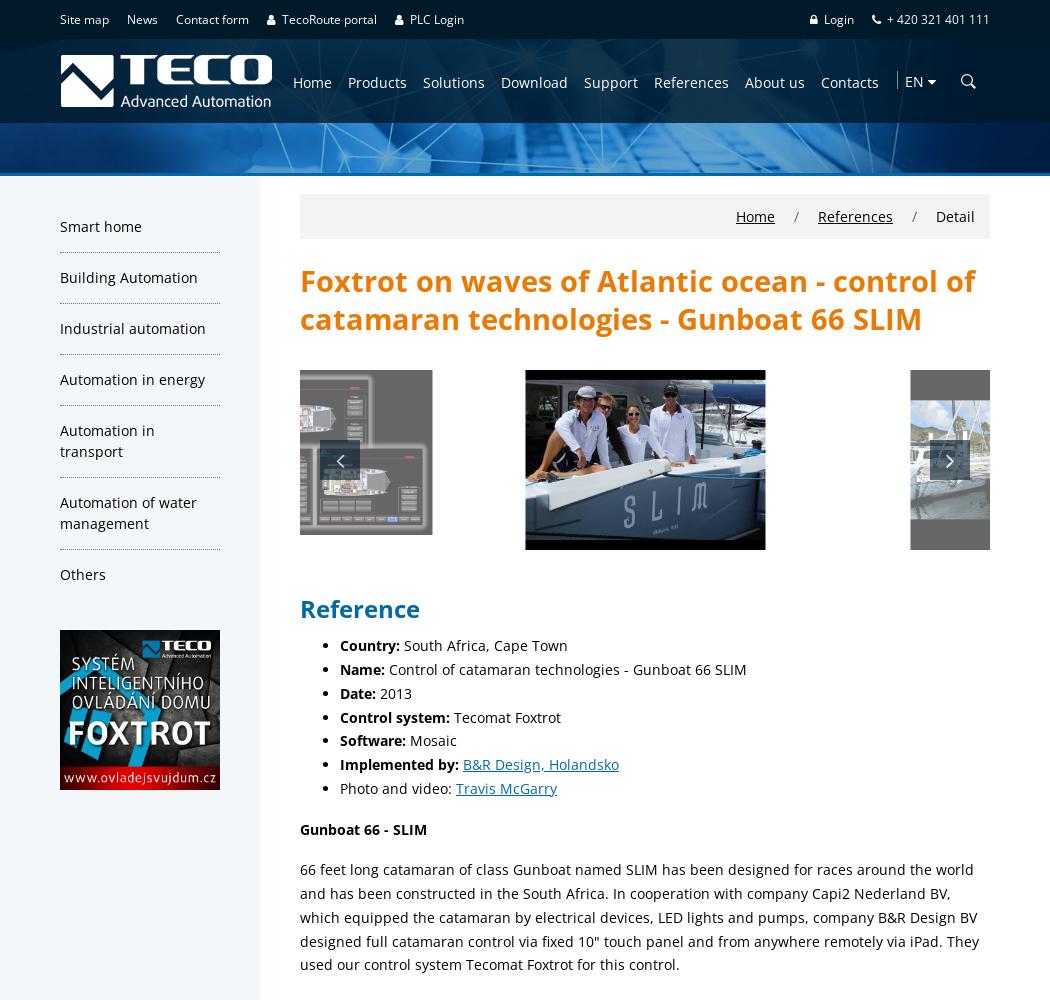  What do you see at coordinates (638, 917) in the screenshot?
I see `'66 feet long catamaran of class Gunboat named SLIM has been designed for races around the world and has been constructed in the South Africa. In cooperation with company Capi2 Nederland BV, which equipped the catamaran by electrical devices, LED lights and pumps, company B&R Design BV designed full catamaran control via fixed 10" touch panel and from anywhere remotely via iPad. They used our control system Tecomat Foxtrot for this control.'` at bounding box center [638, 917].